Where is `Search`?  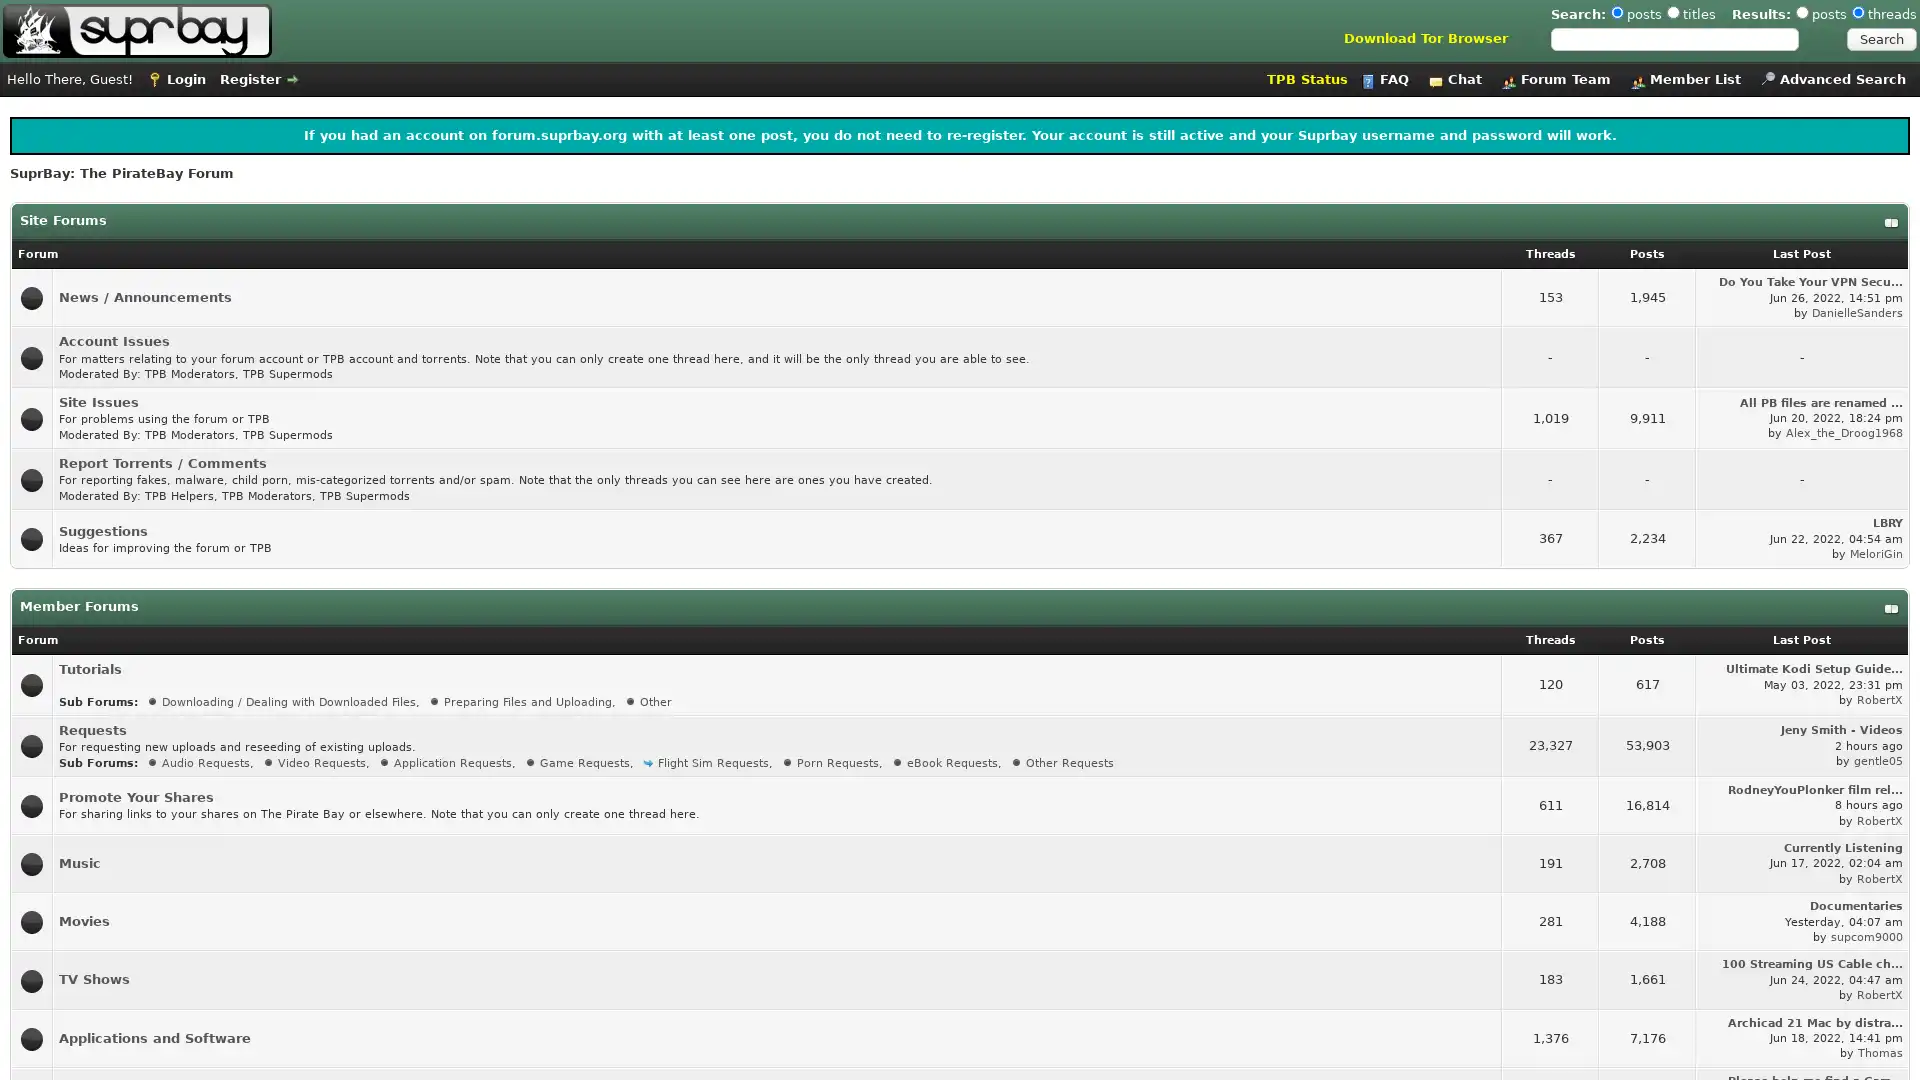
Search is located at coordinates (1880, 39).